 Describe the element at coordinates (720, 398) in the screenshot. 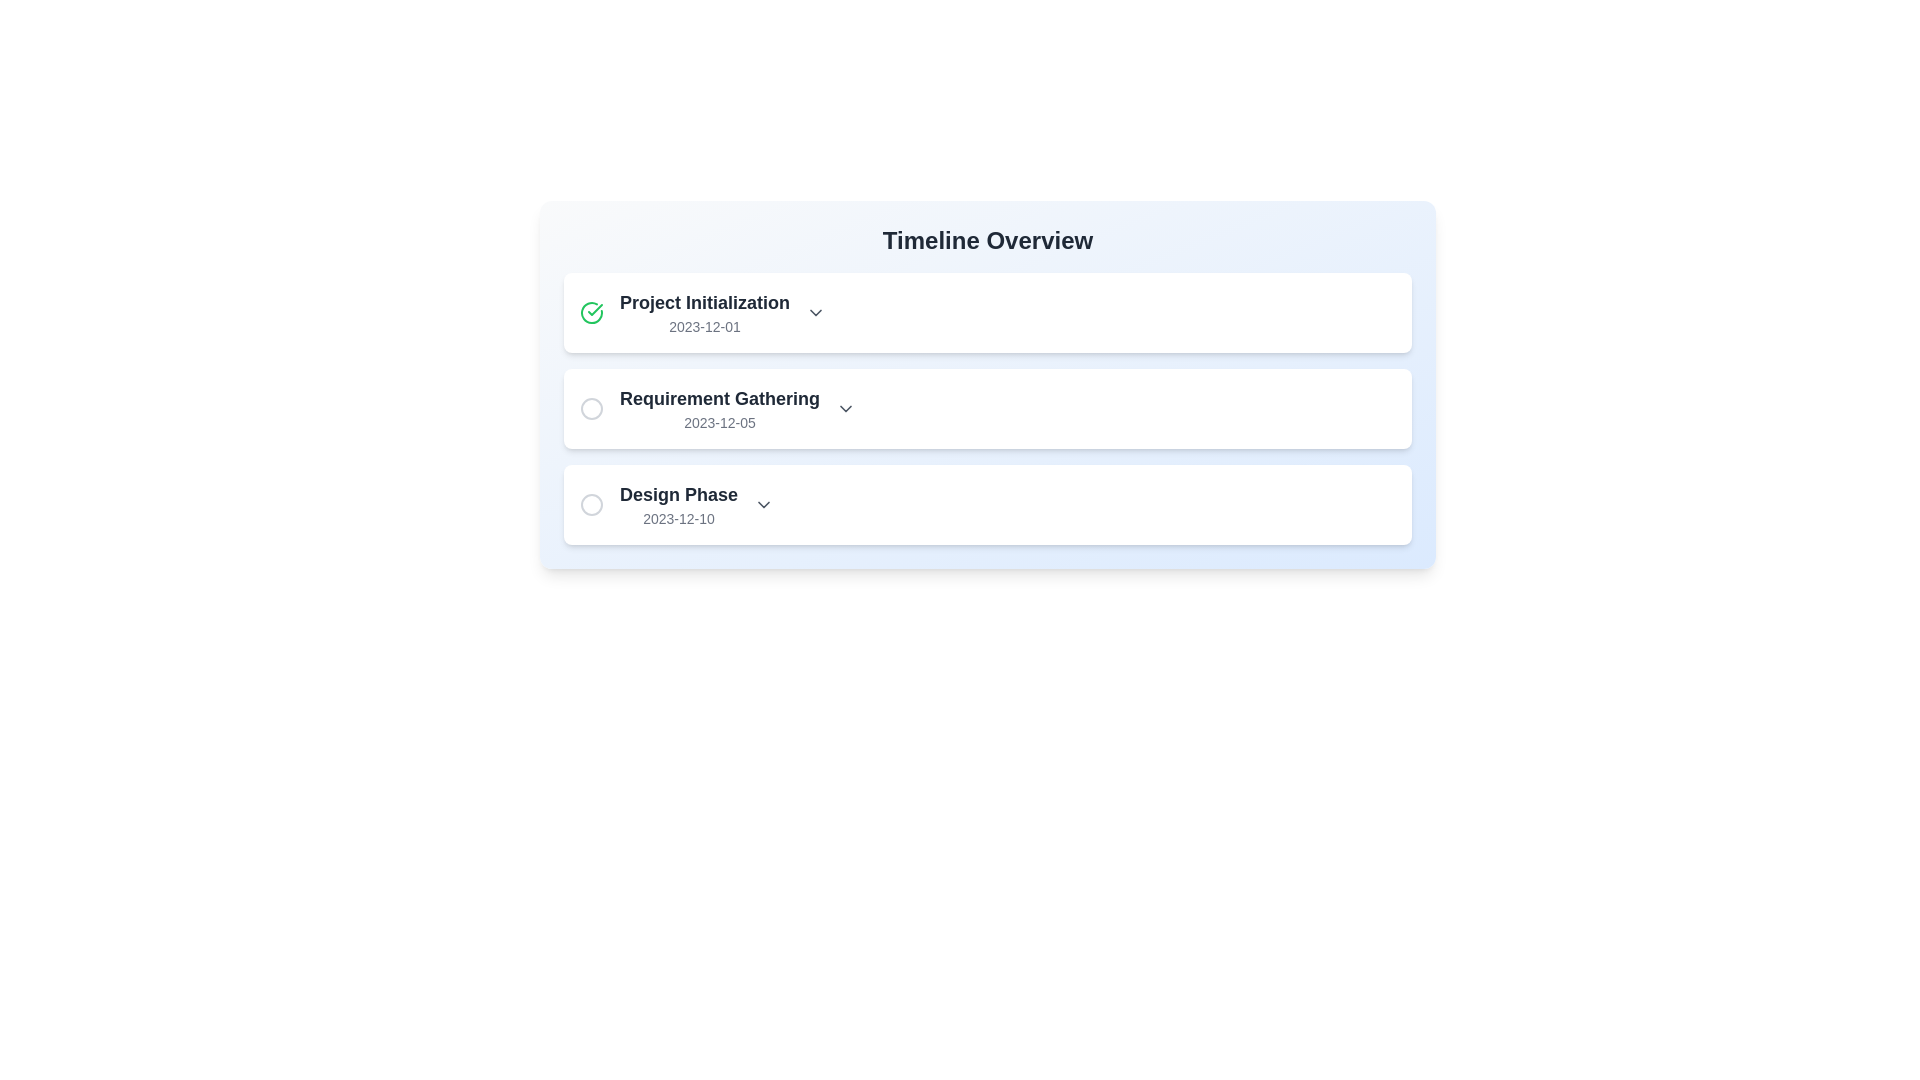

I see `the Text label located in the second segment of the vertical timeline list, which provides a title for the event or phase described in this timeline entry` at that location.